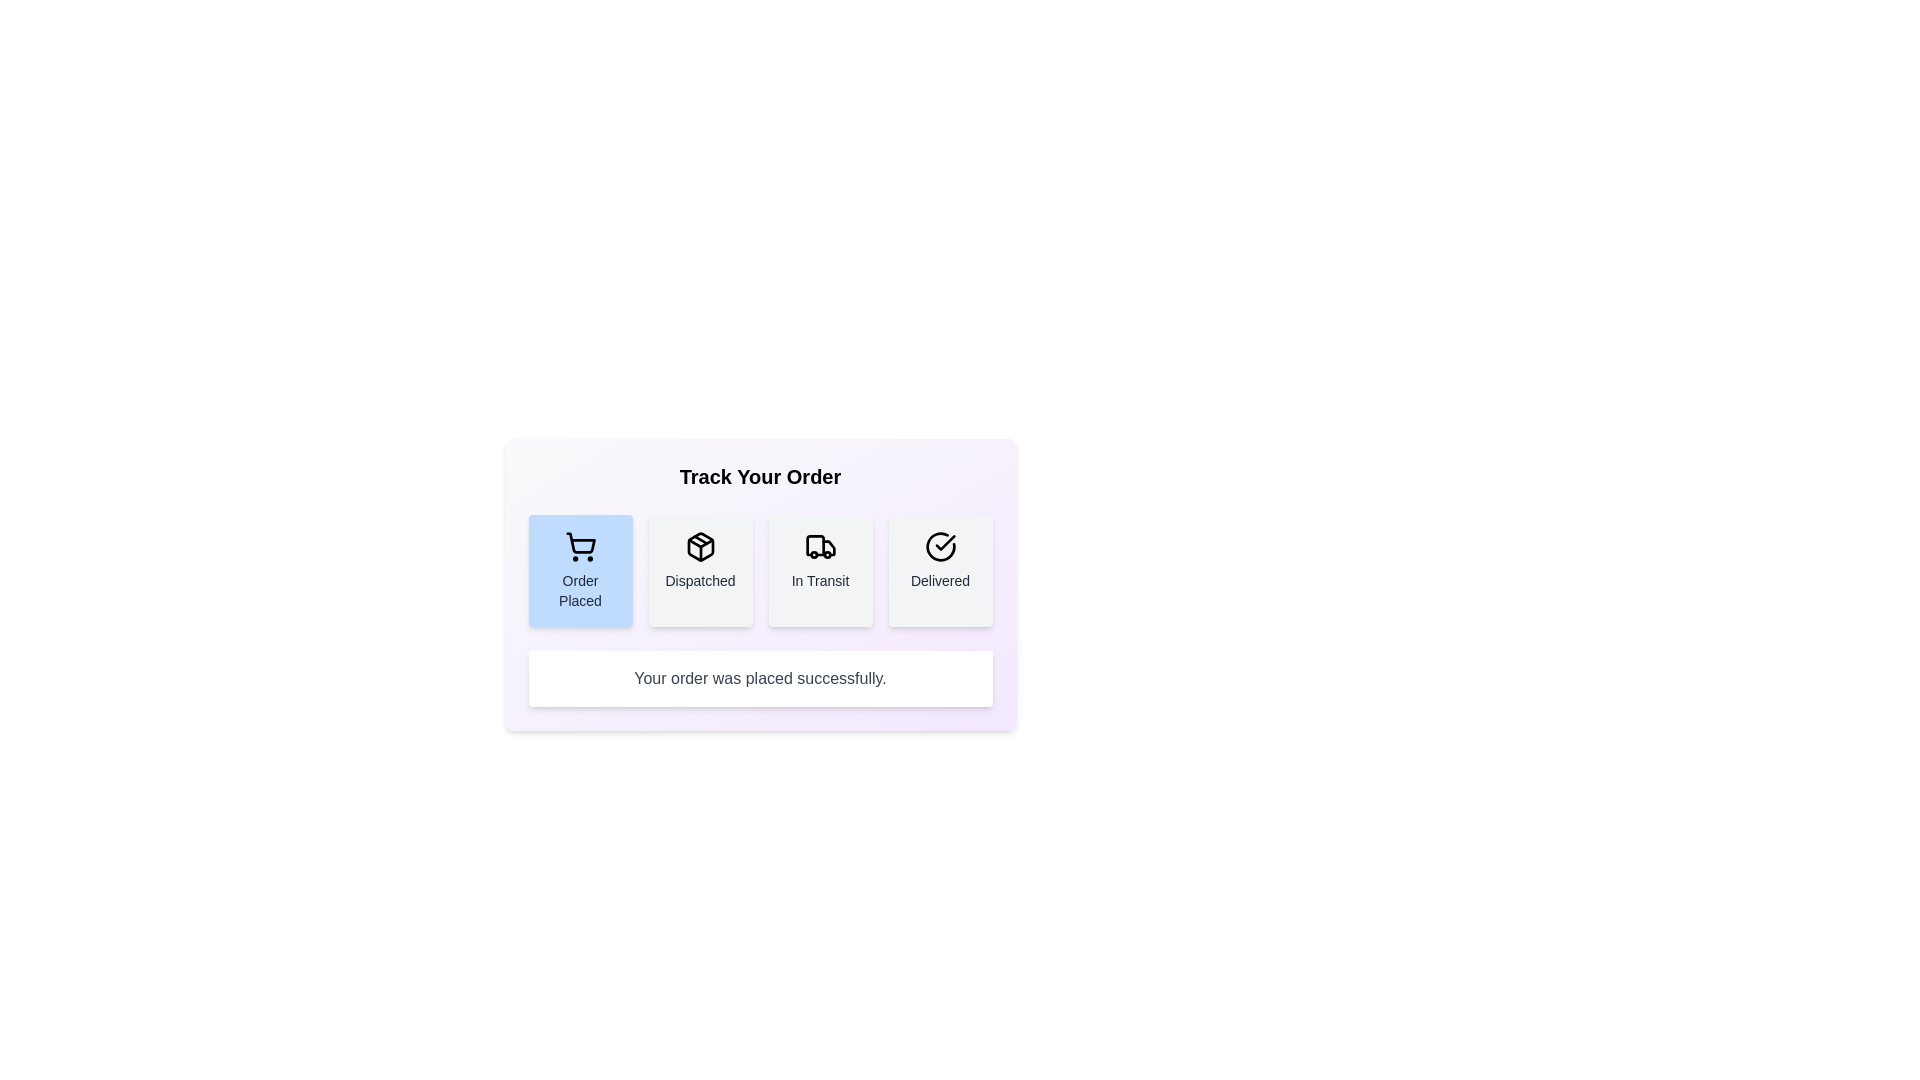 Image resolution: width=1920 pixels, height=1080 pixels. Describe the element at coordinates (700, 570) in the screenshot. I see `the 'Dispatched' button to view its details` at that location.